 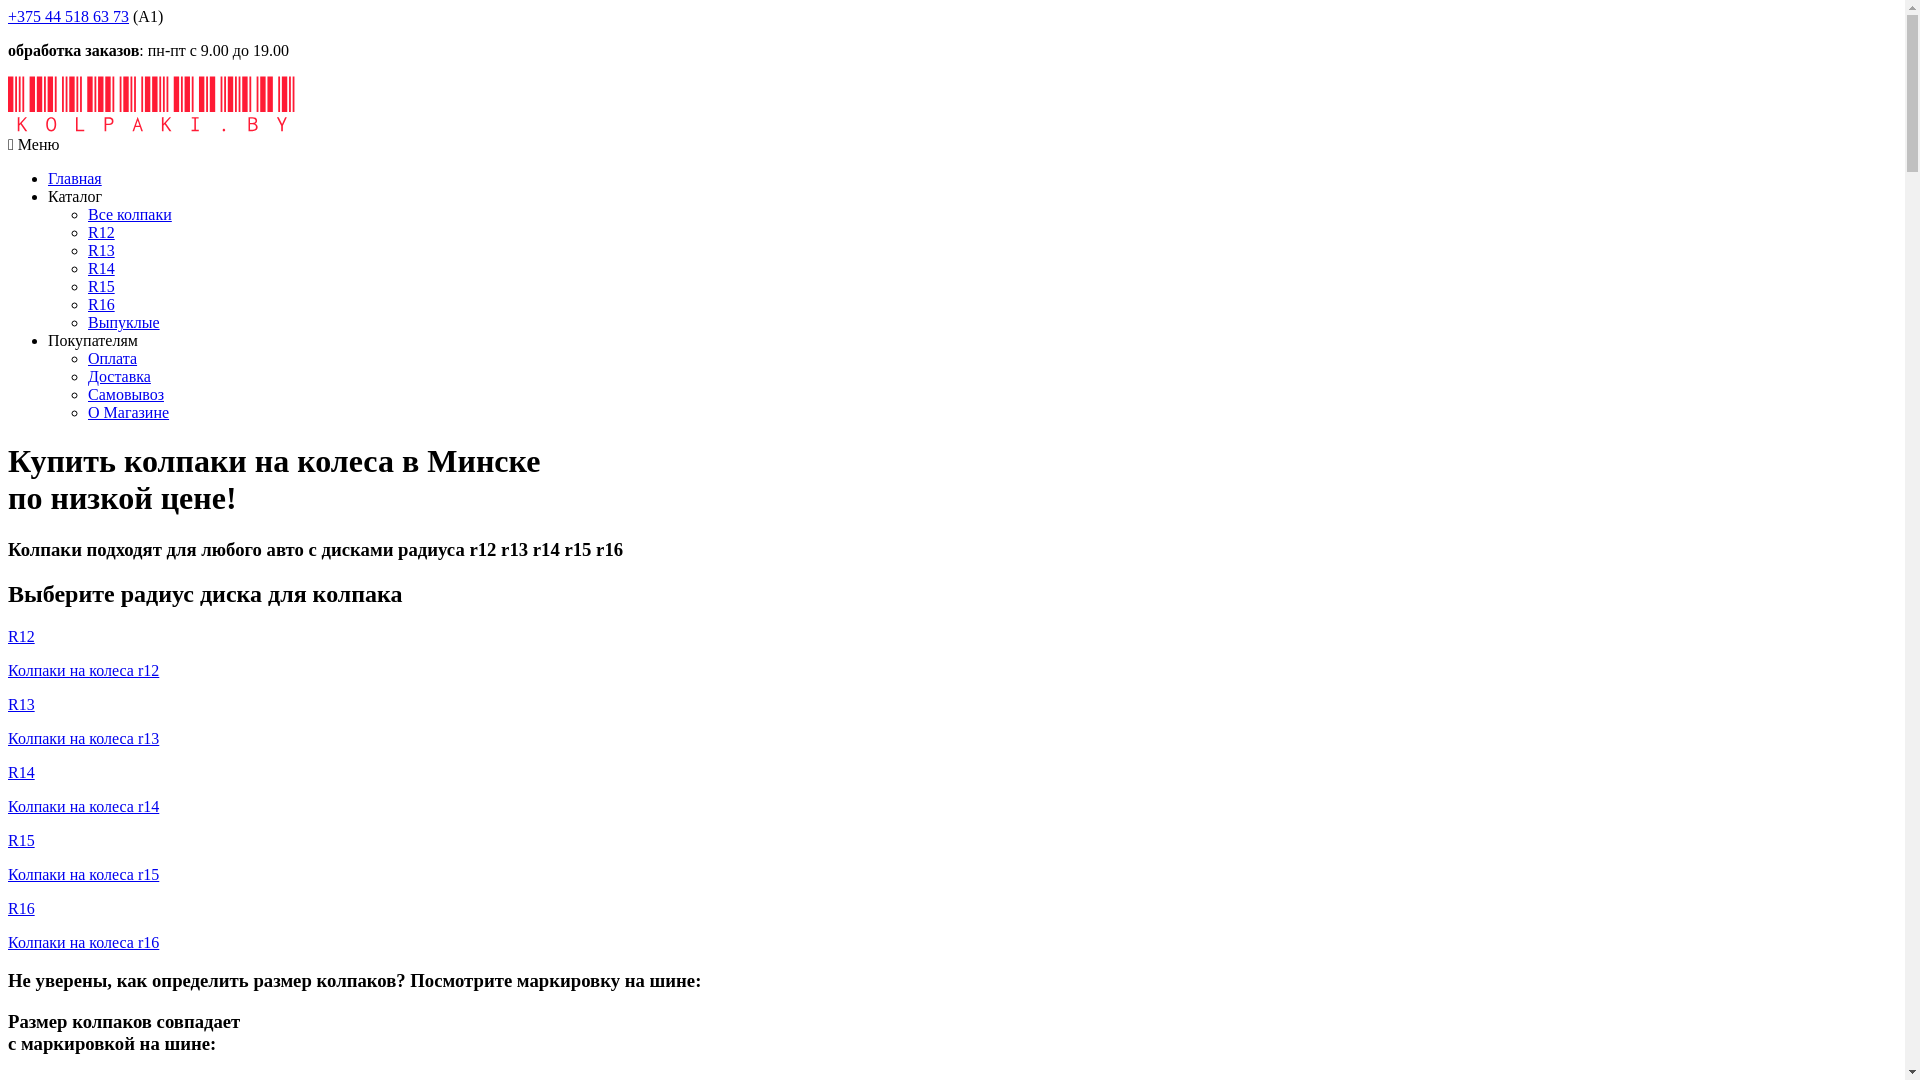 What do you see at coordinates (100, 304) in the screenshot?
I see `'R16'` at bounding box center [100, 304].